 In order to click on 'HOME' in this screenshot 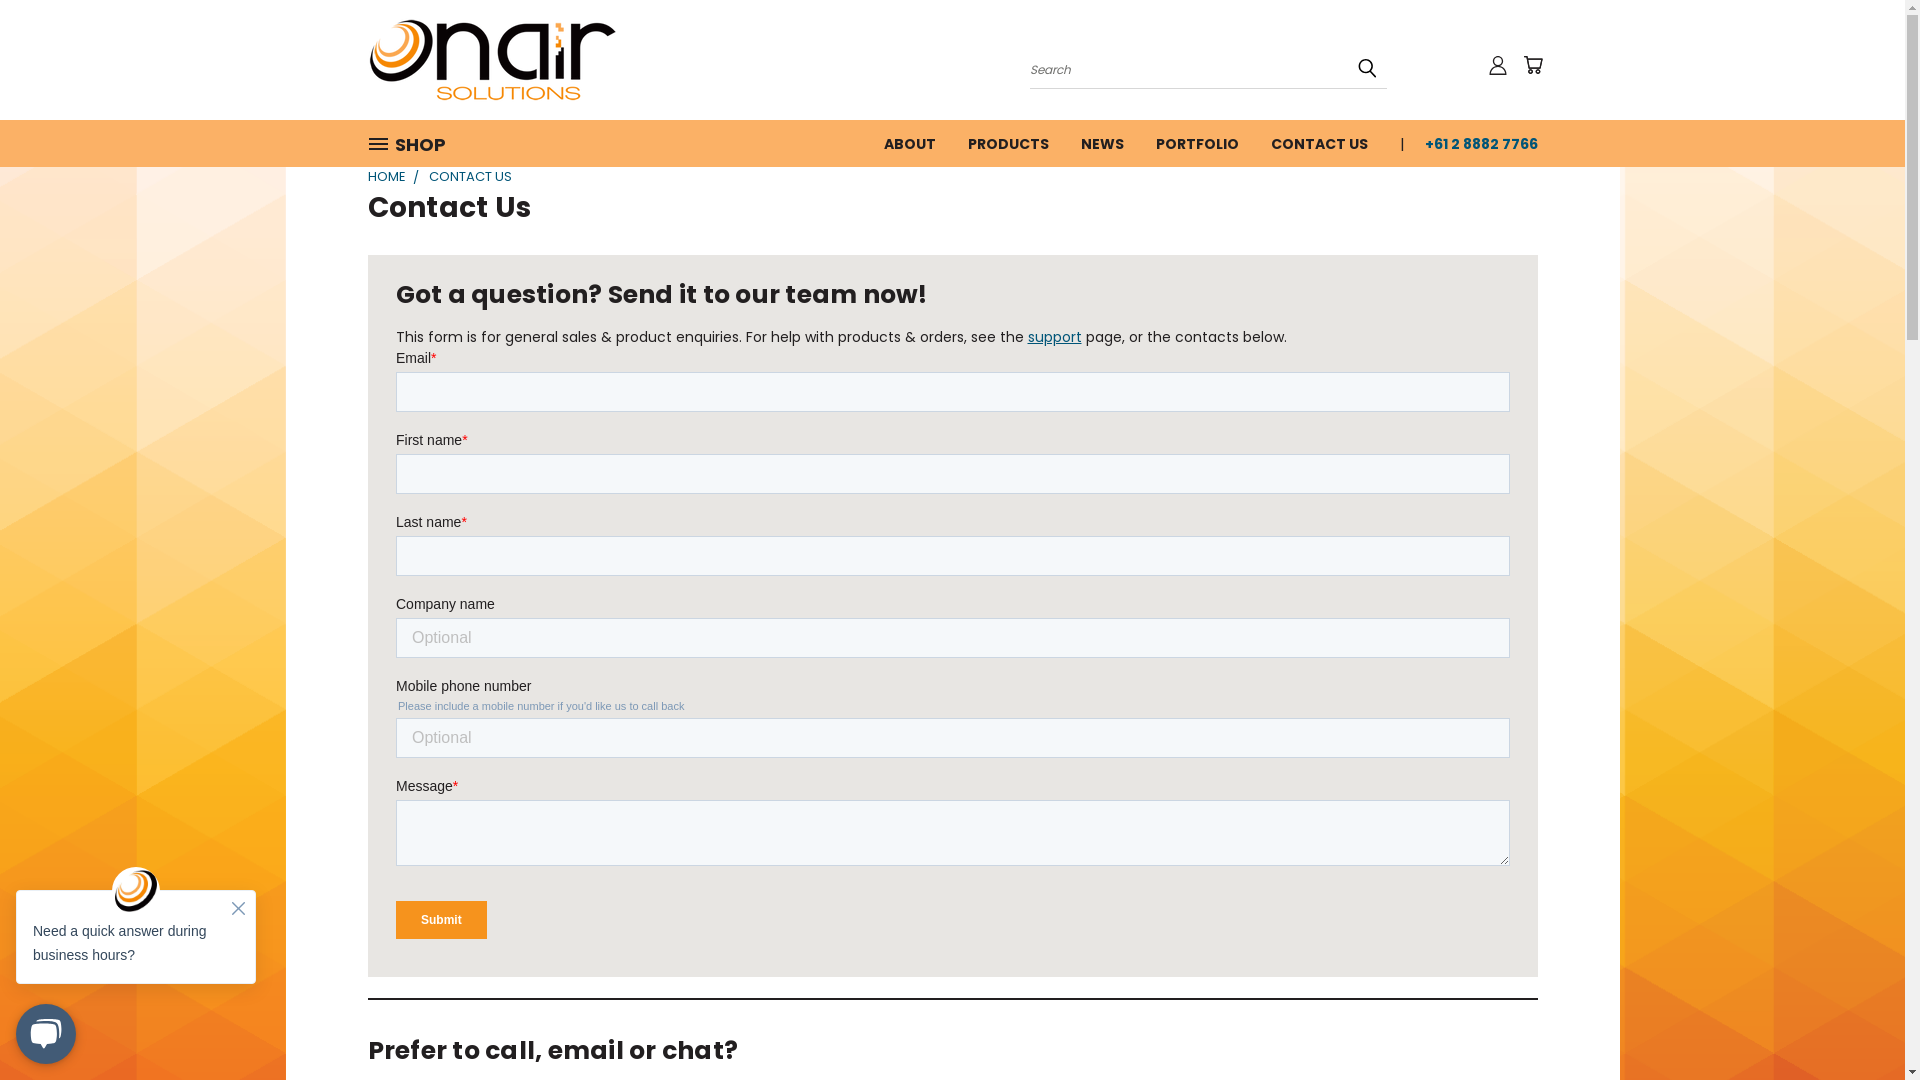, I will do `click(387, 175)`.